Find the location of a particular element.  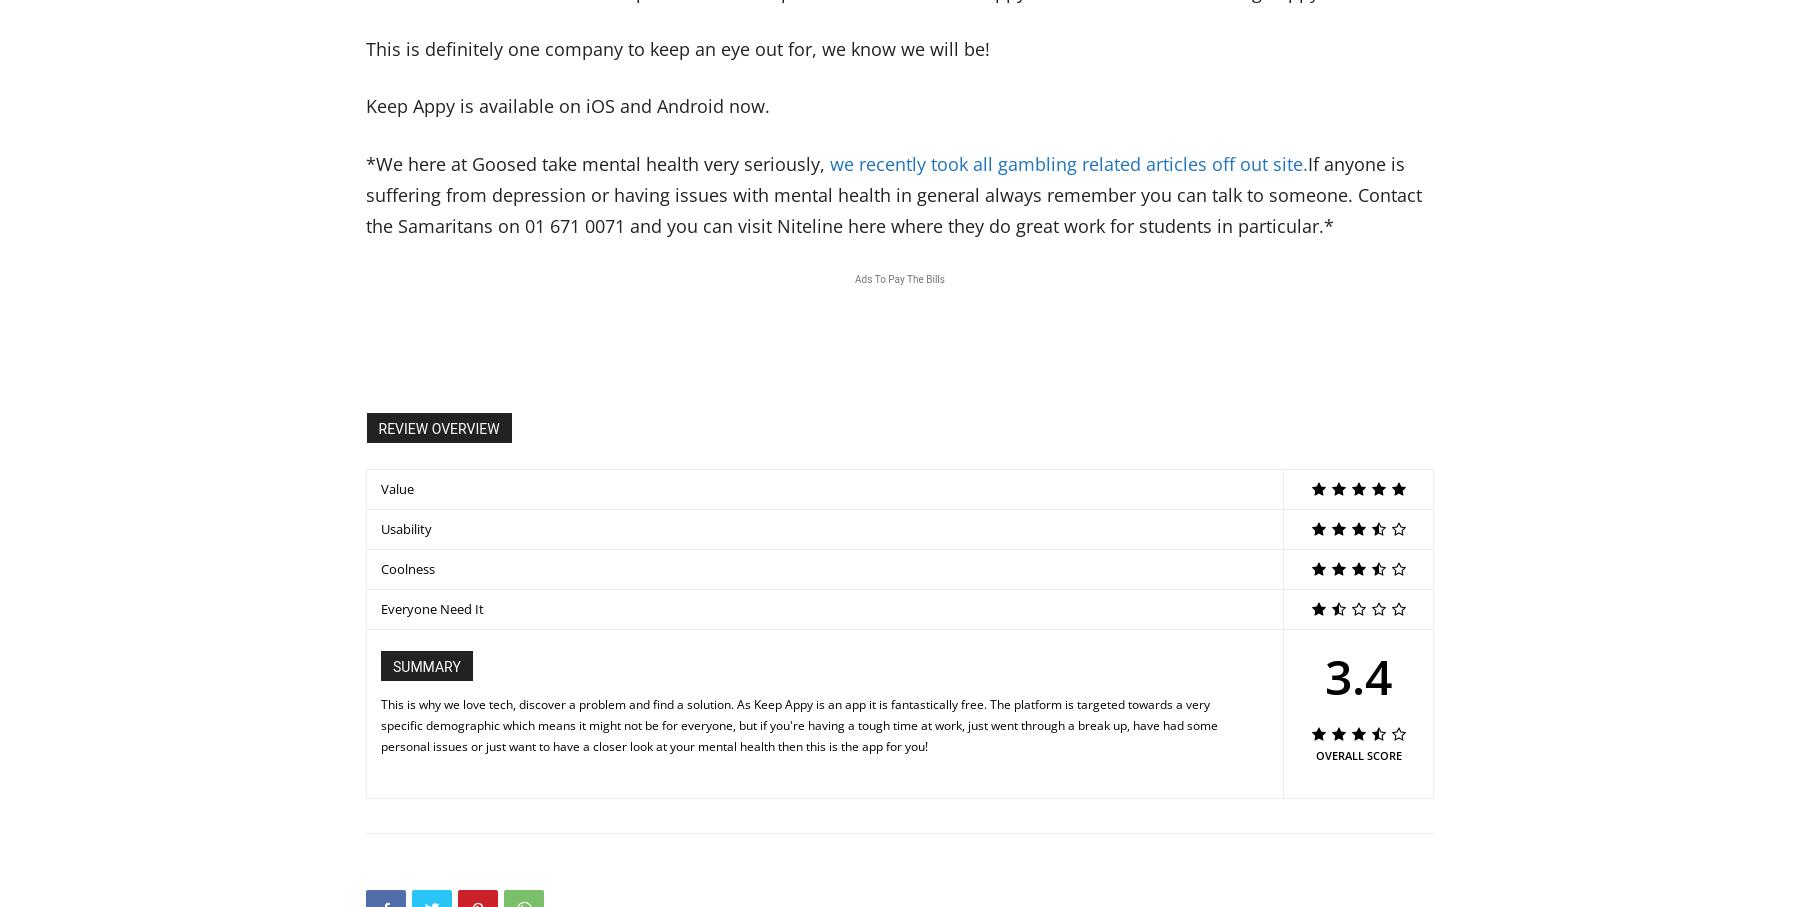

'Keep Appy is available on iOS and Android now.' is located at coordinates (568, 105).